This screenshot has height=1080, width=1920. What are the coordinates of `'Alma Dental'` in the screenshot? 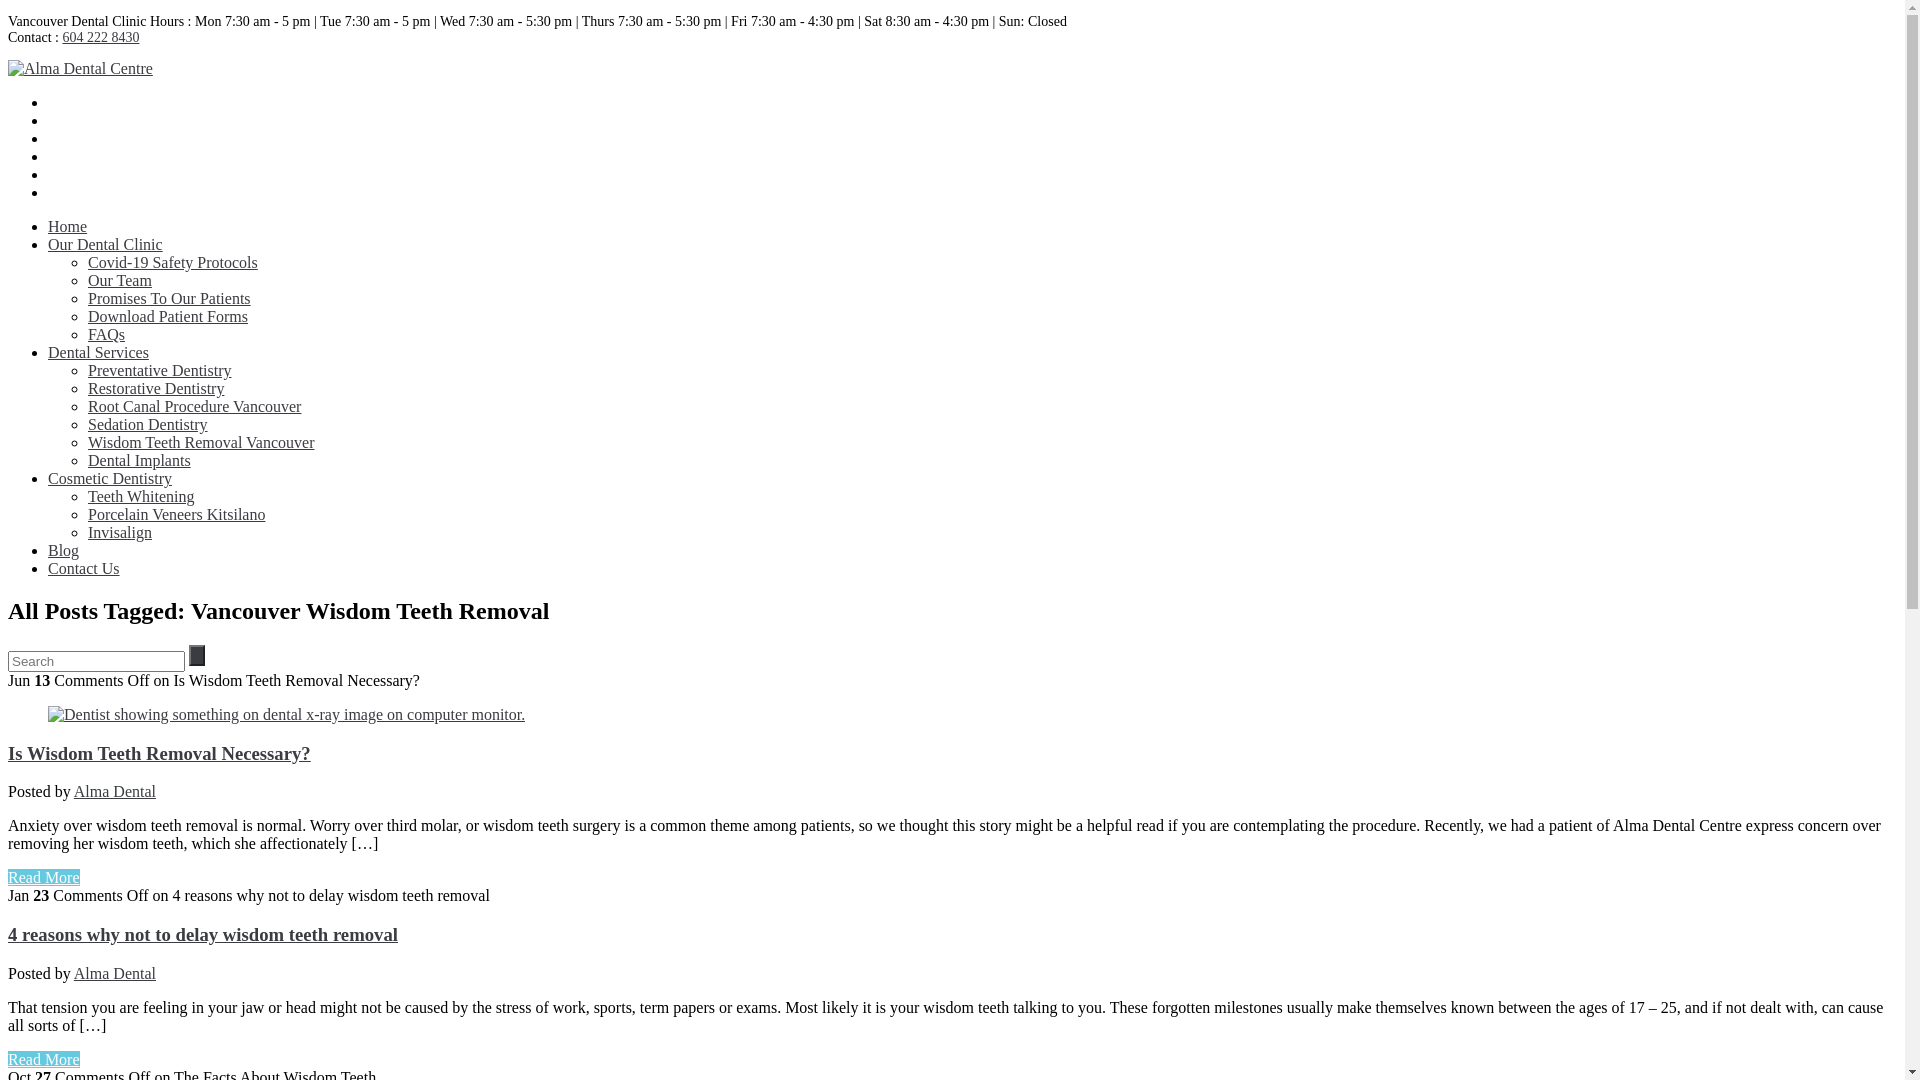 It's located at (114, 790).